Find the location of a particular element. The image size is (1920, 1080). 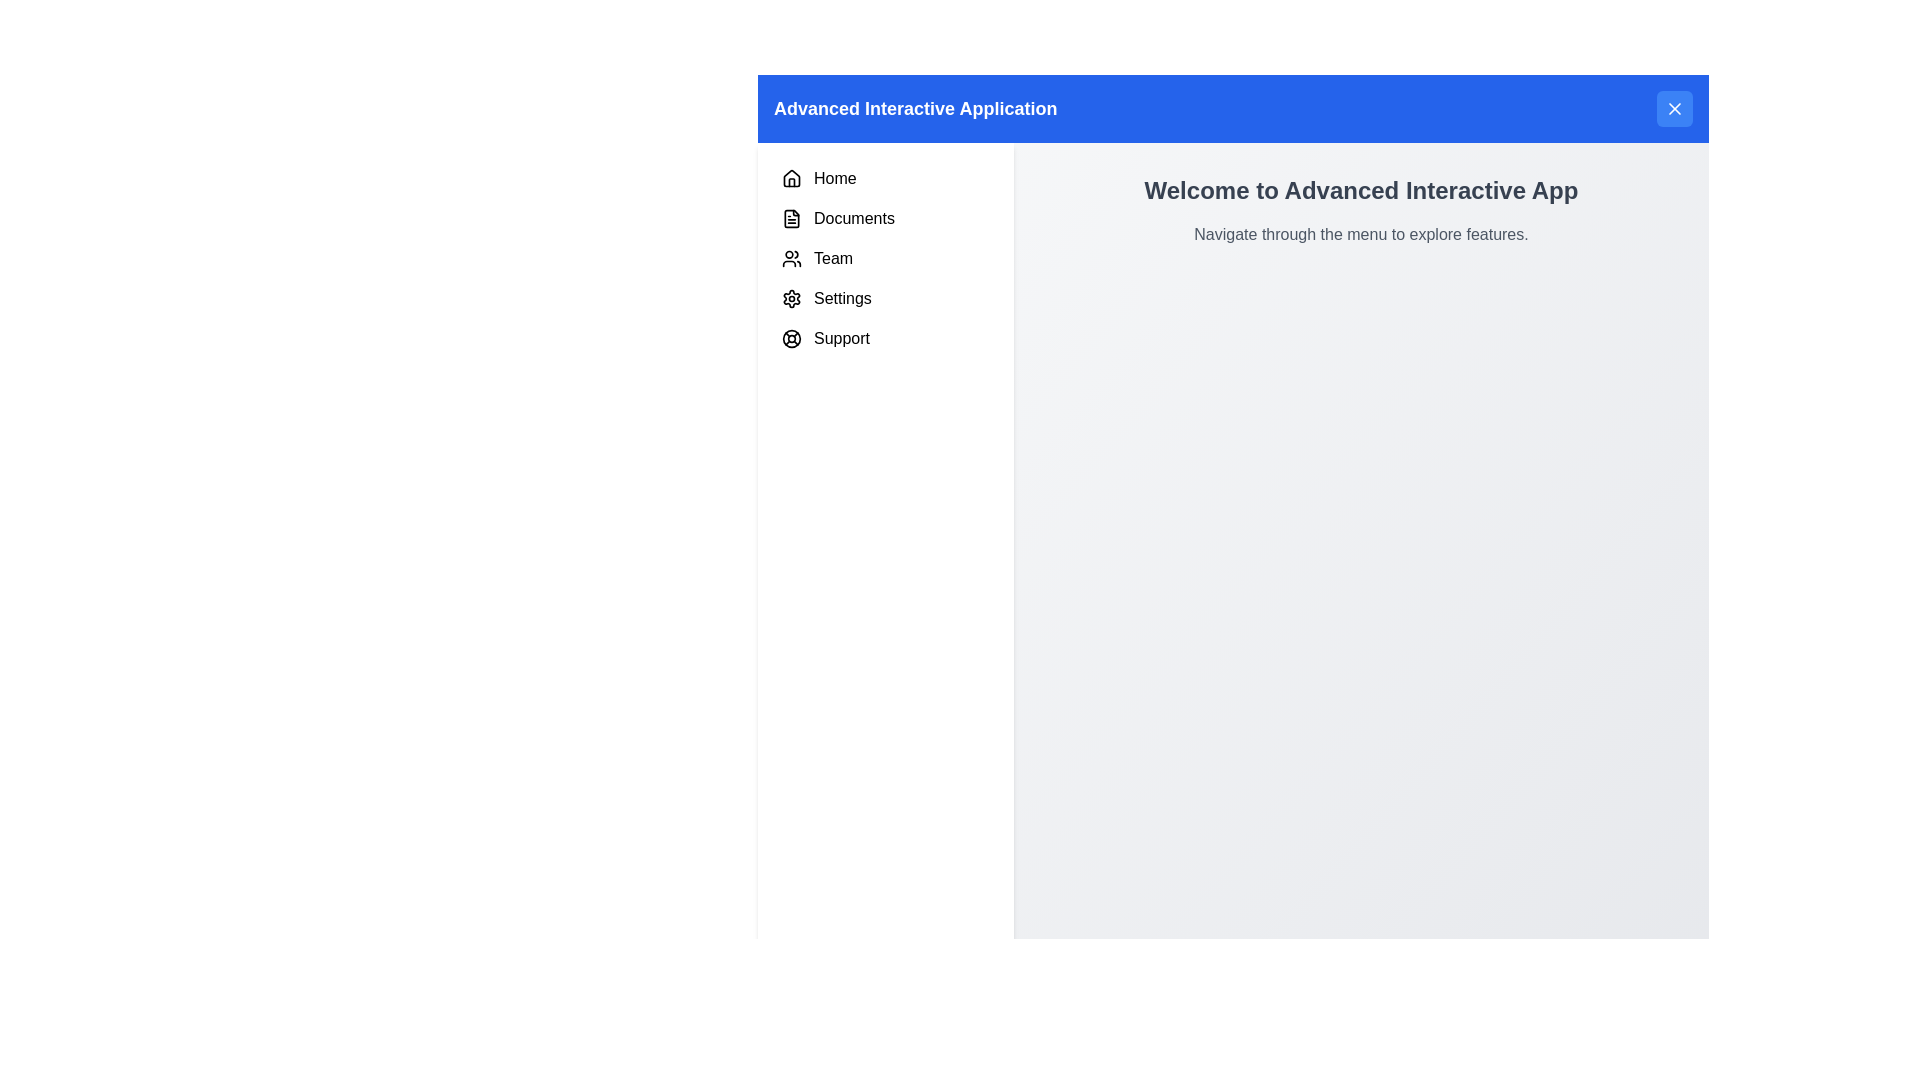

the square-shaped blue button with a white 'X' icon in the top-right corner of the 'Advanced Interactive Application' header bar is located at coordinates (1675, 108).